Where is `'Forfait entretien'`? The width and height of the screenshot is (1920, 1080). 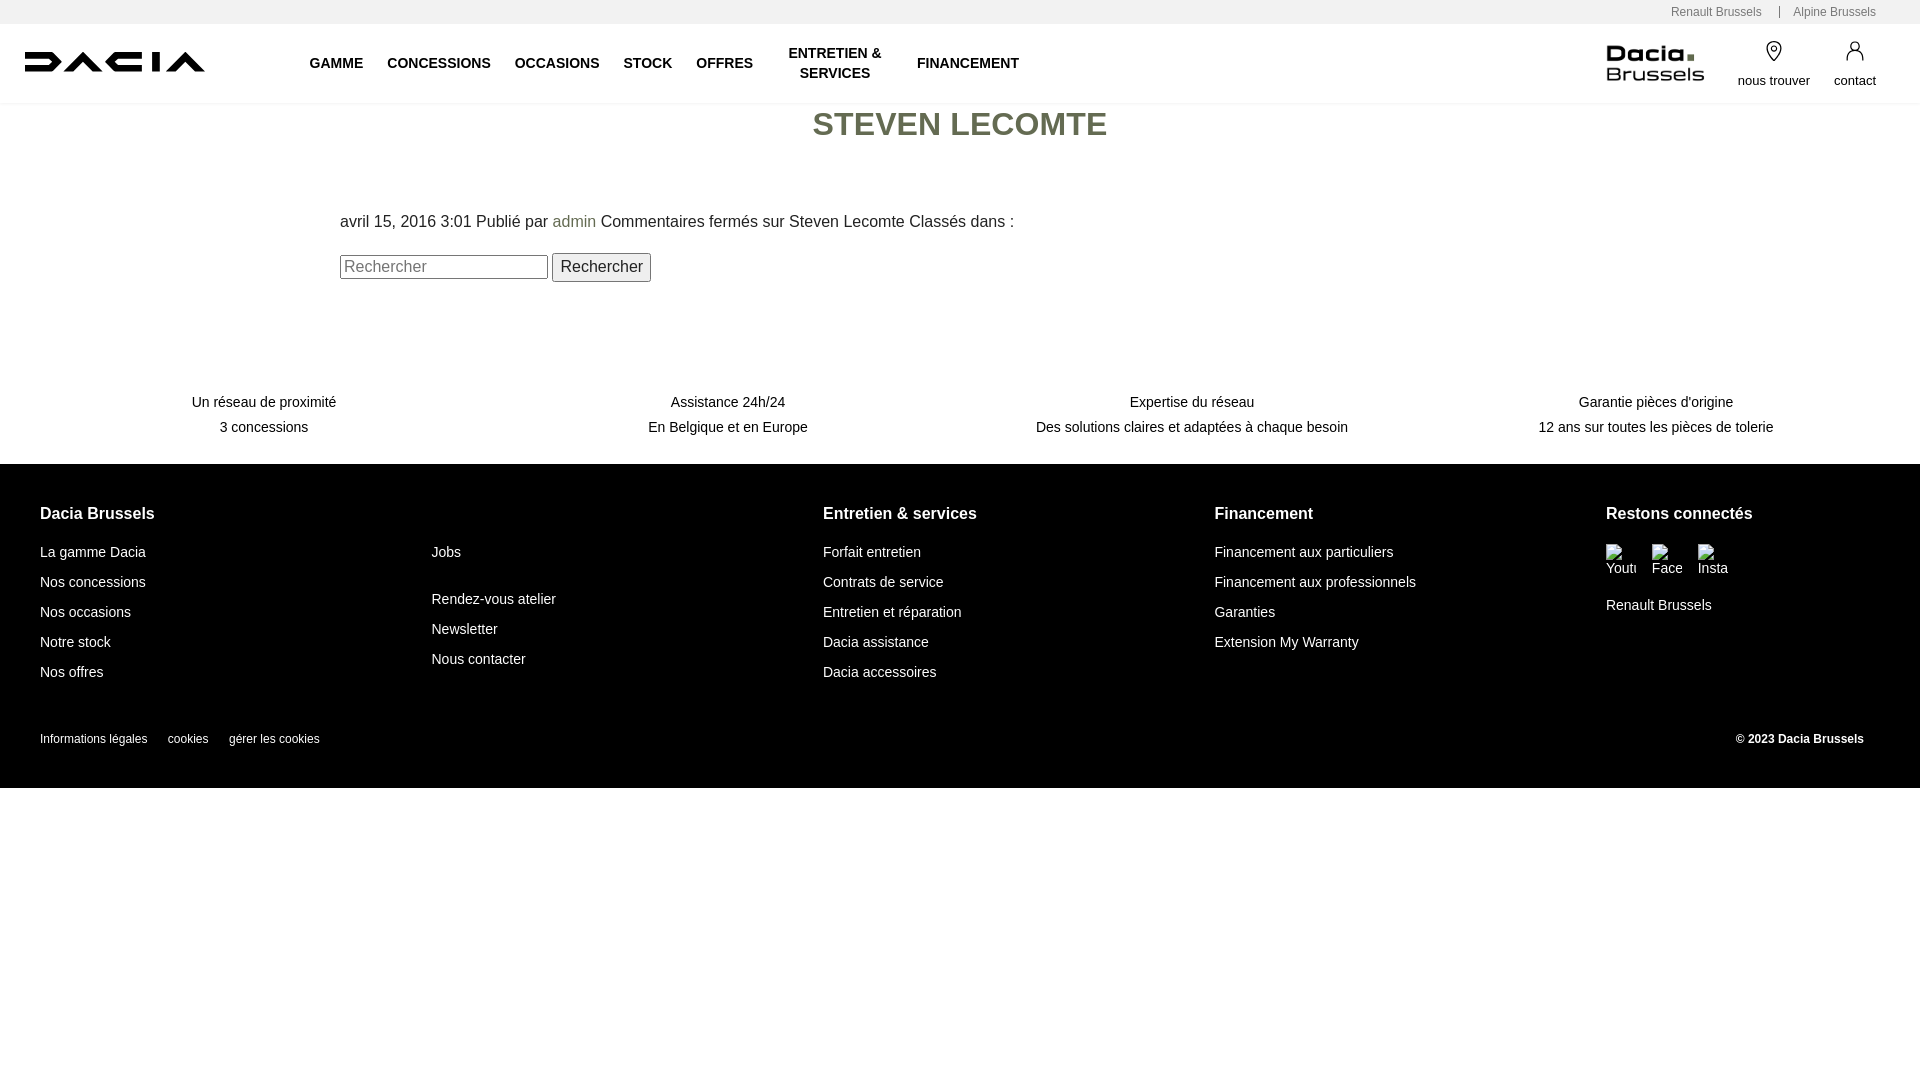
'Forfait entretien' is located at coordinates (872, 551).